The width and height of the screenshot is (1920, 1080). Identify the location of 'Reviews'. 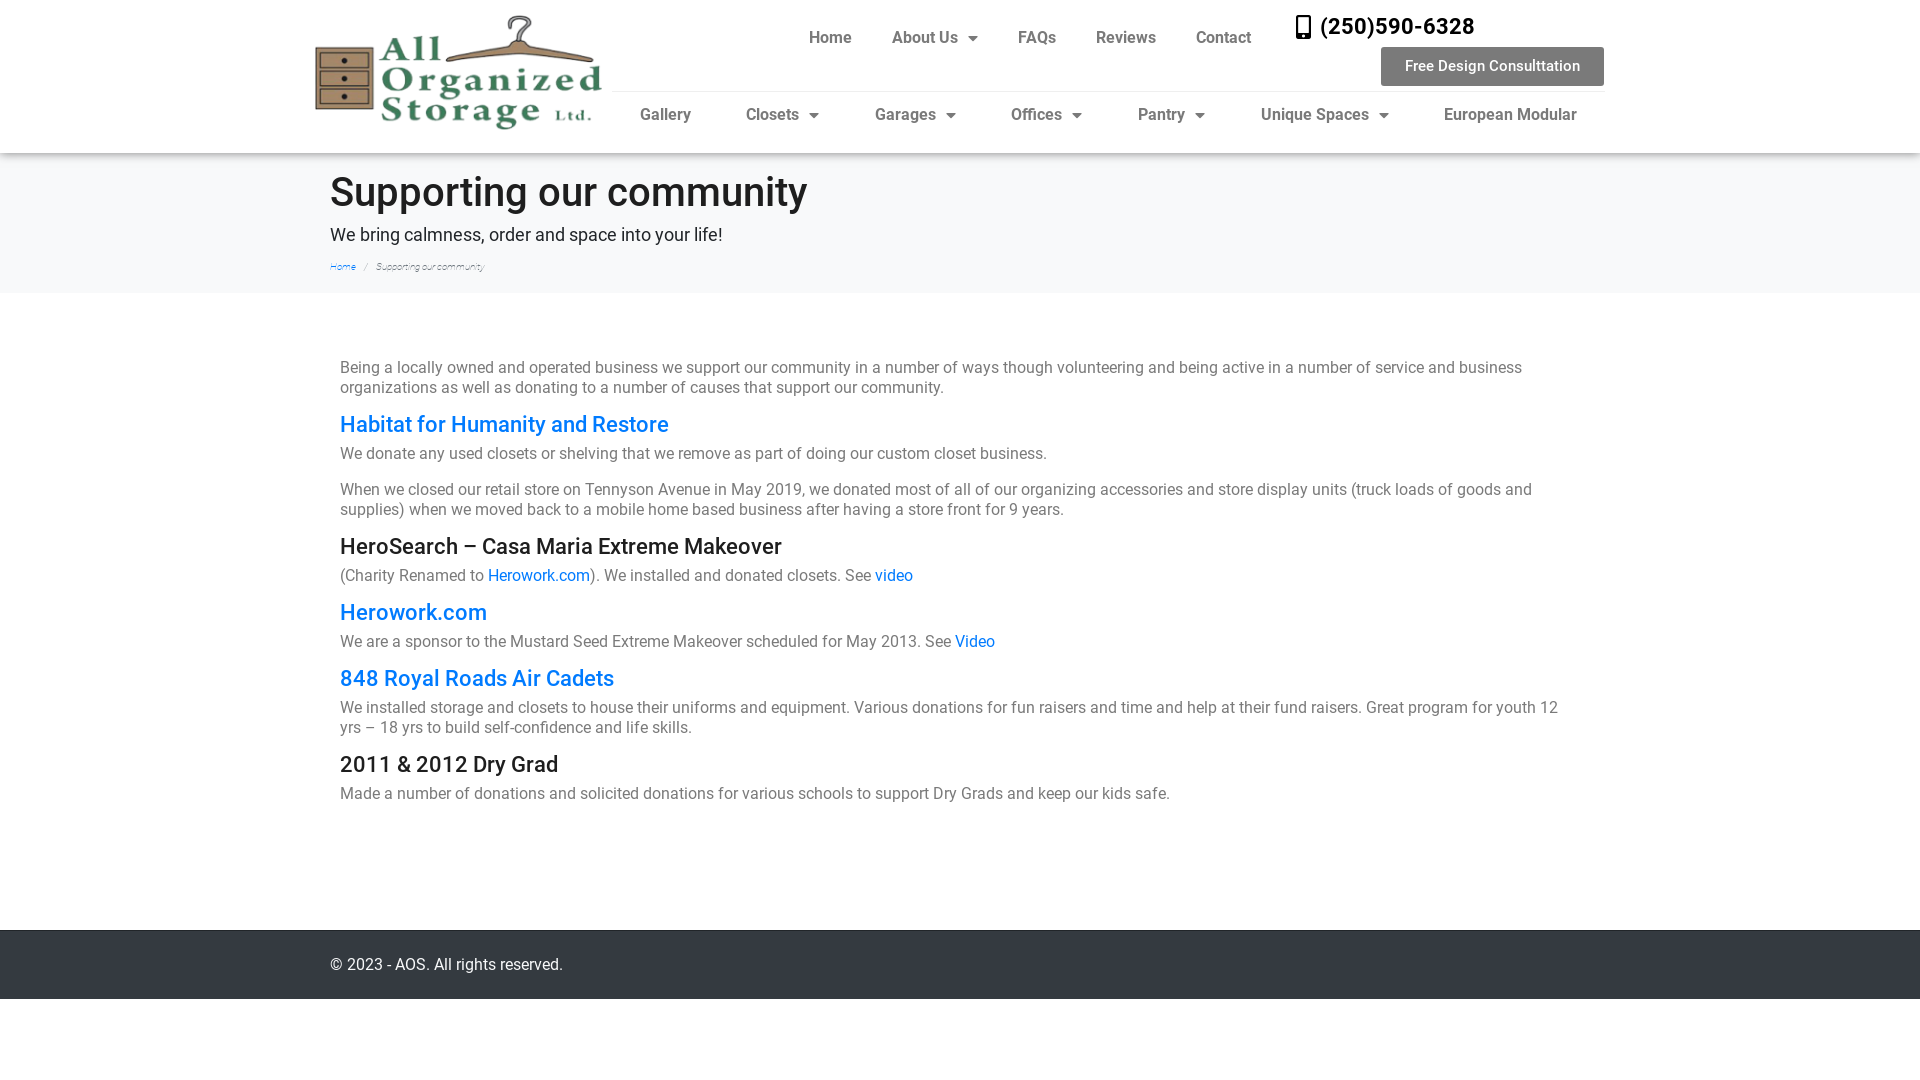
(1126, 38).